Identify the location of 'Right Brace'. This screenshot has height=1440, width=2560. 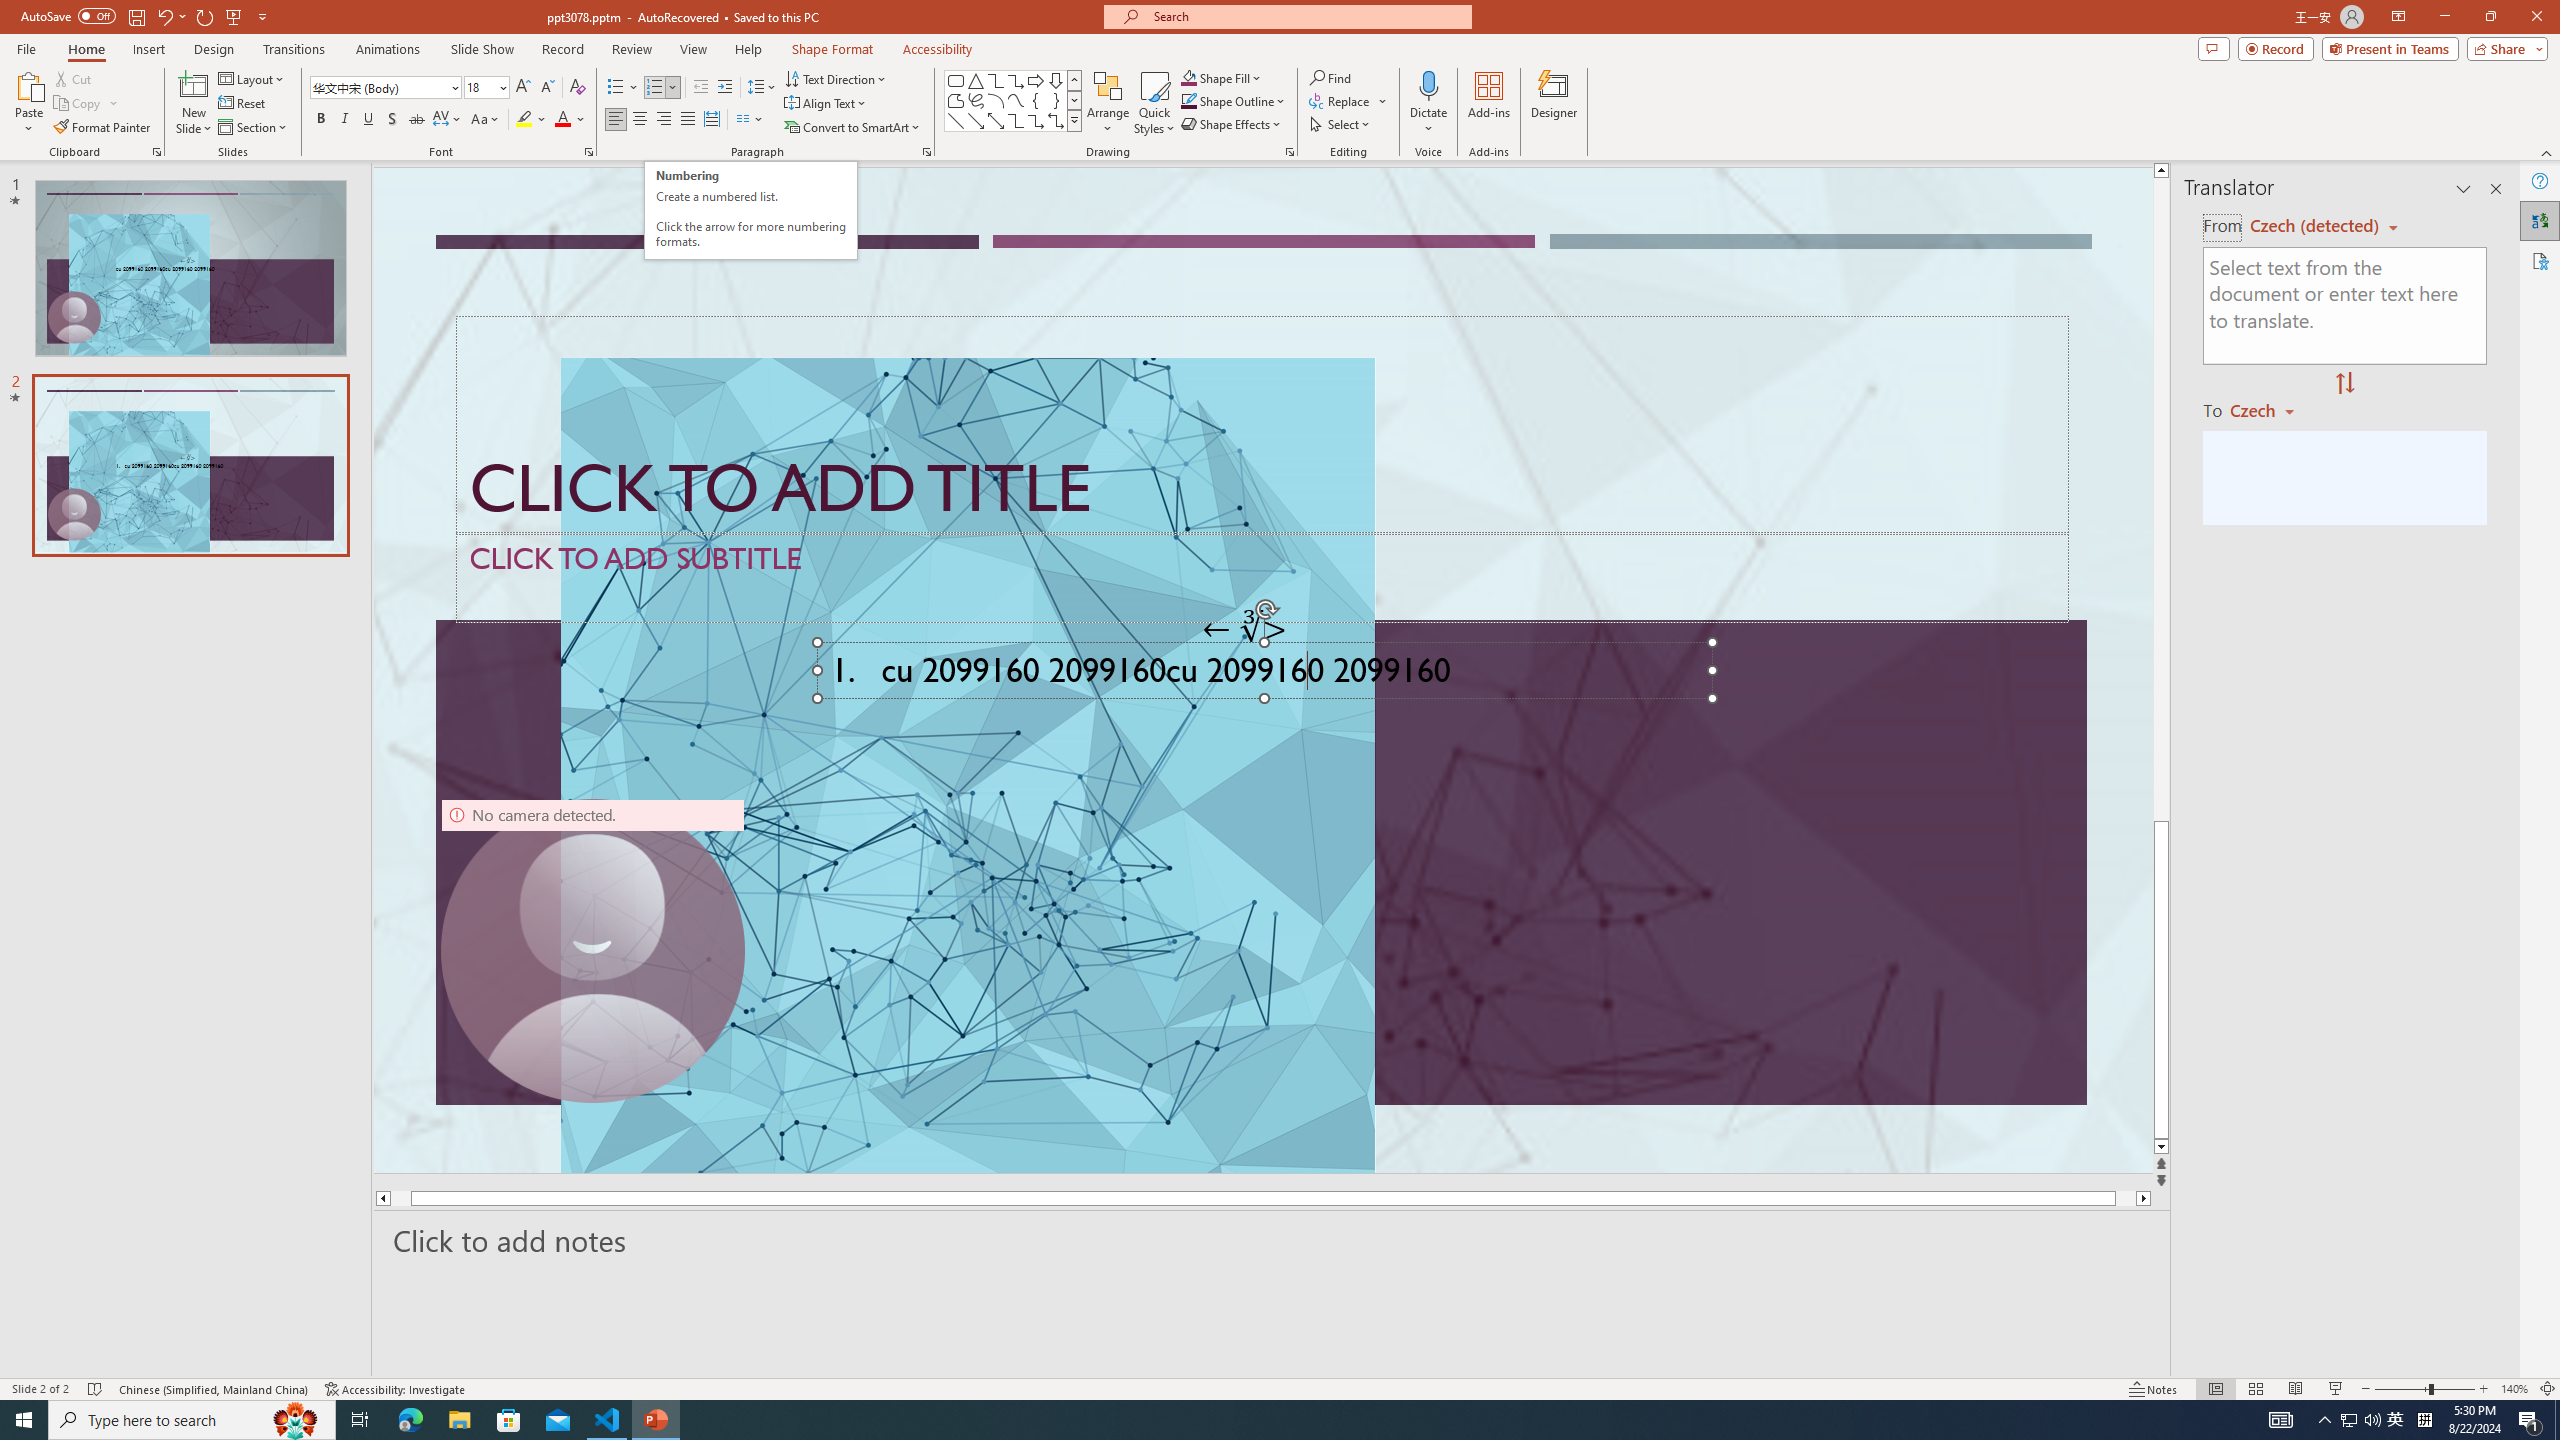
(1055, 99).